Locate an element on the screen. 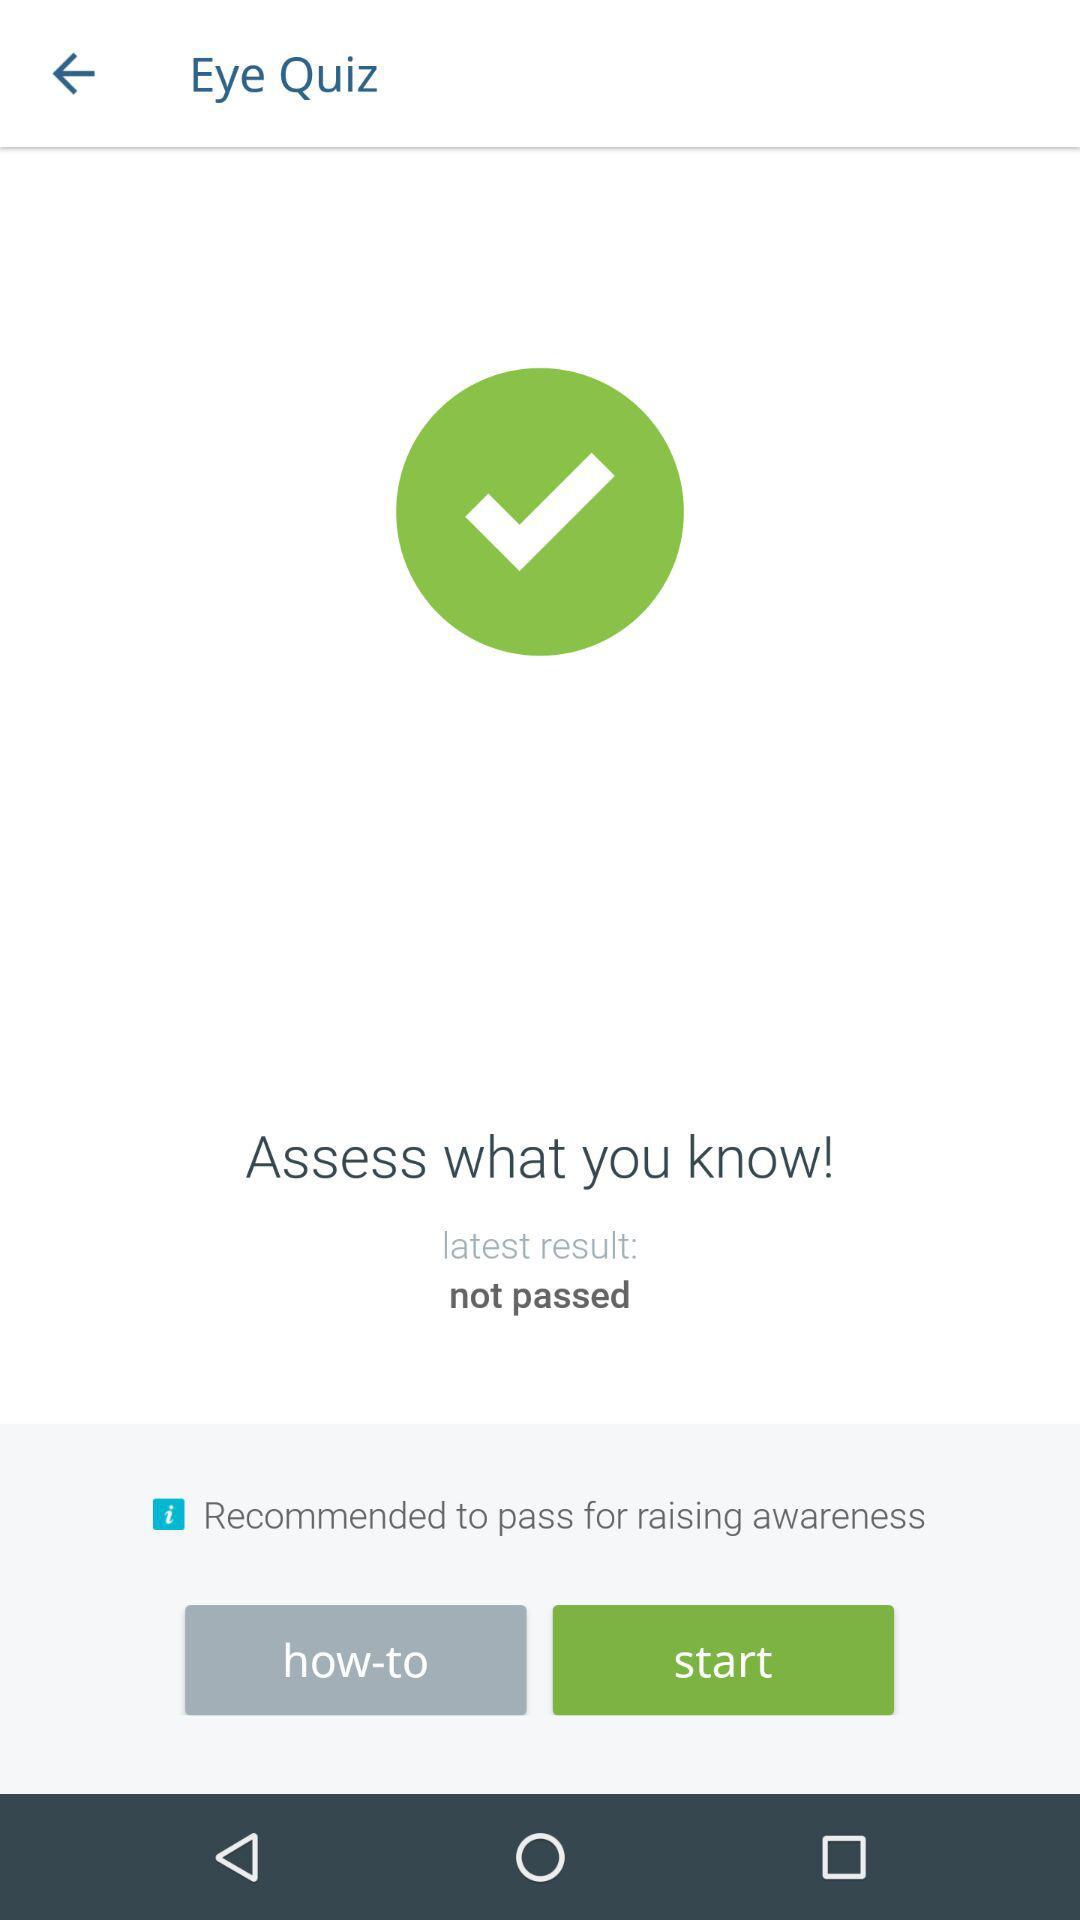 This screenshot has width=1080, height=1920. the item next to start item is located at coordinates (354, 1660).